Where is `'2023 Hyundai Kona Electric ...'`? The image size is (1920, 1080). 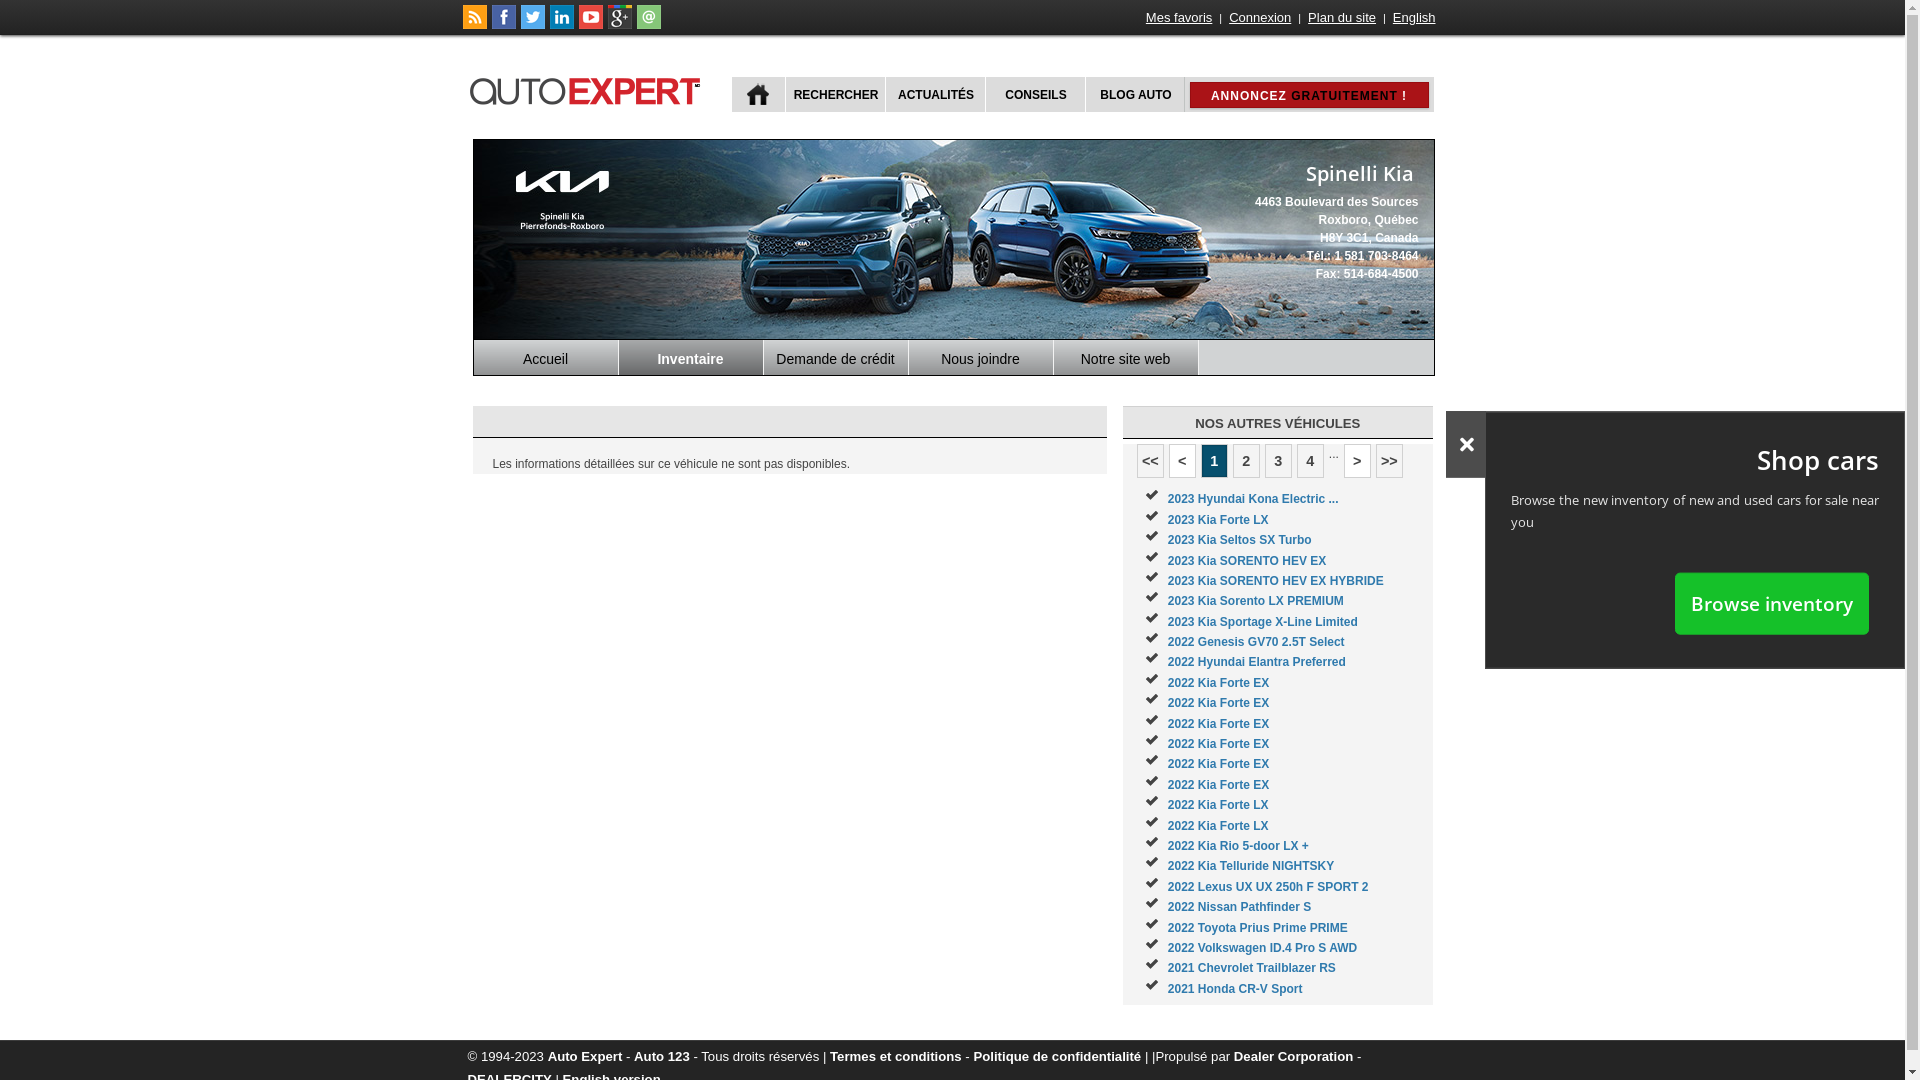 '2023 Hyundai Kona Electric ...' is located at coordinates (1167, 497).